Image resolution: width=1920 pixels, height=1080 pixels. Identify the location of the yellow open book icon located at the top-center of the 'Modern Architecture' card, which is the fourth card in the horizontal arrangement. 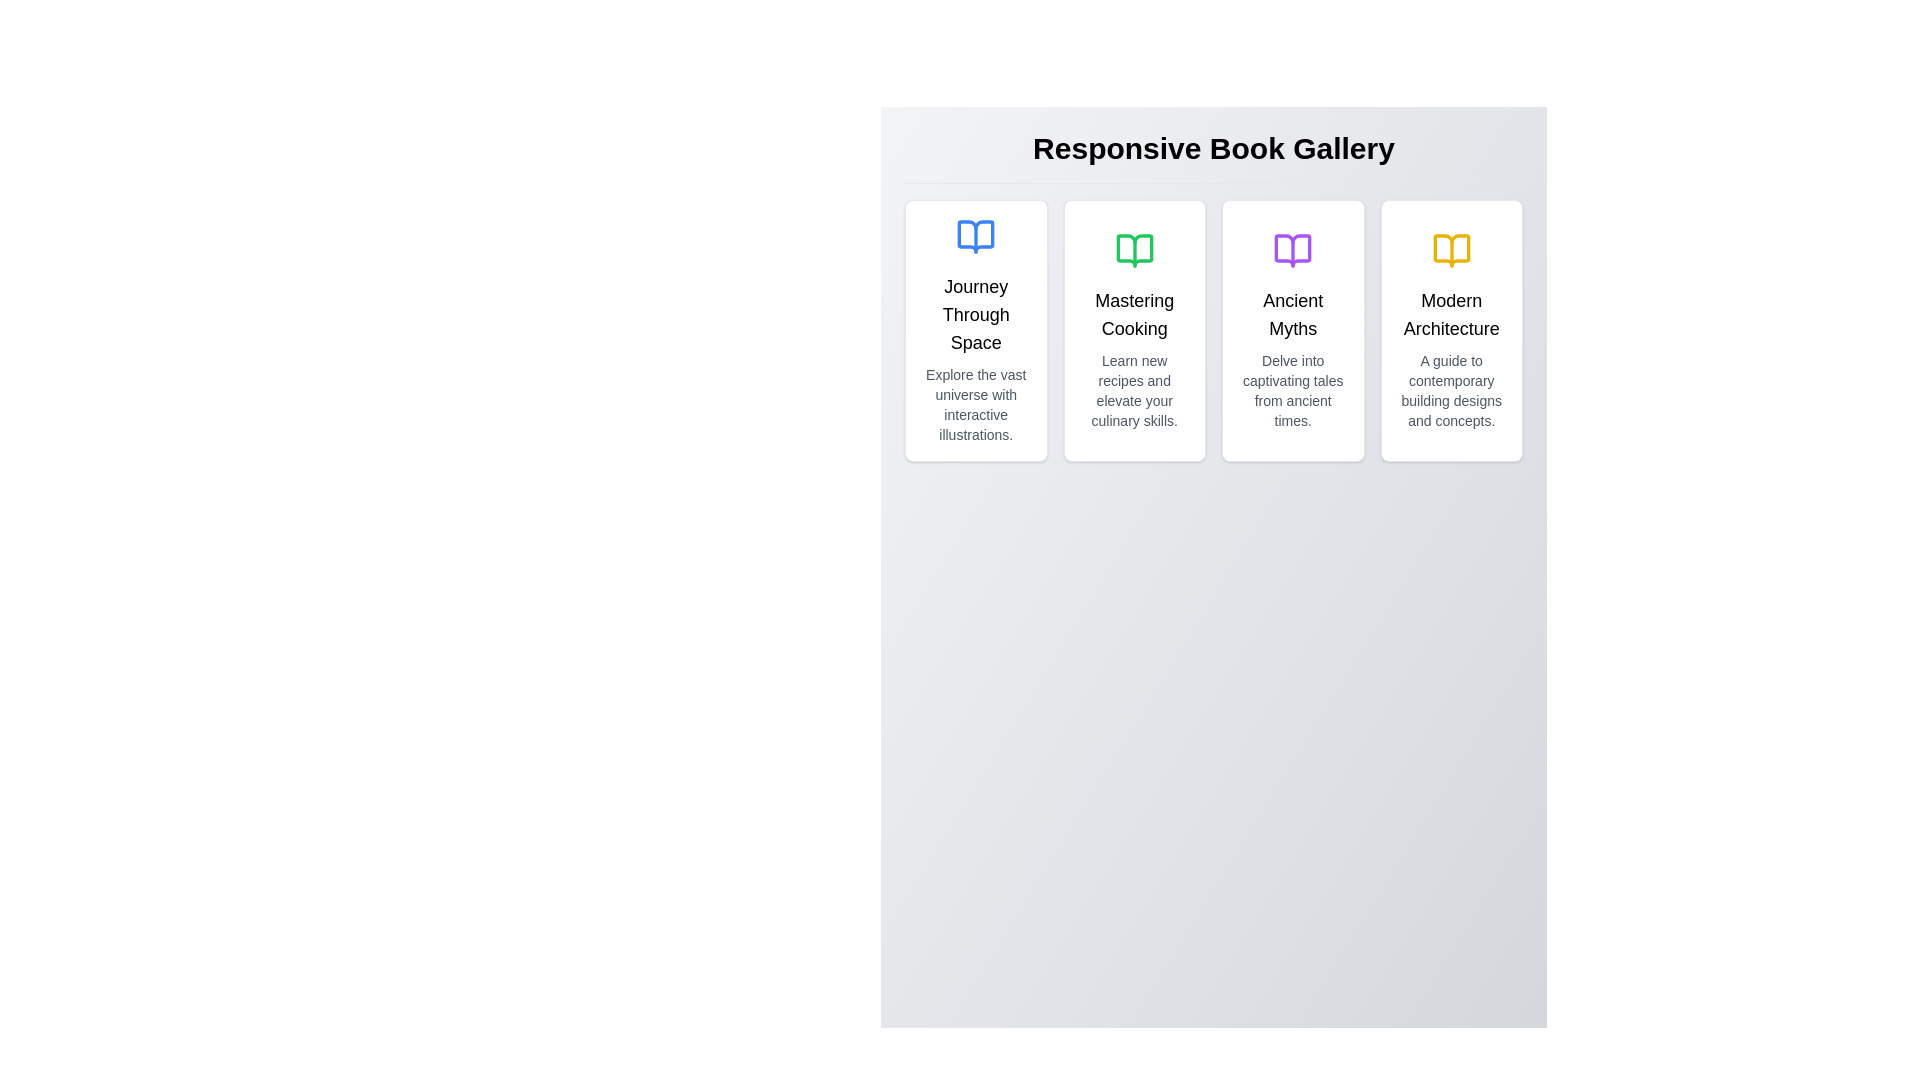
(1451, 249).